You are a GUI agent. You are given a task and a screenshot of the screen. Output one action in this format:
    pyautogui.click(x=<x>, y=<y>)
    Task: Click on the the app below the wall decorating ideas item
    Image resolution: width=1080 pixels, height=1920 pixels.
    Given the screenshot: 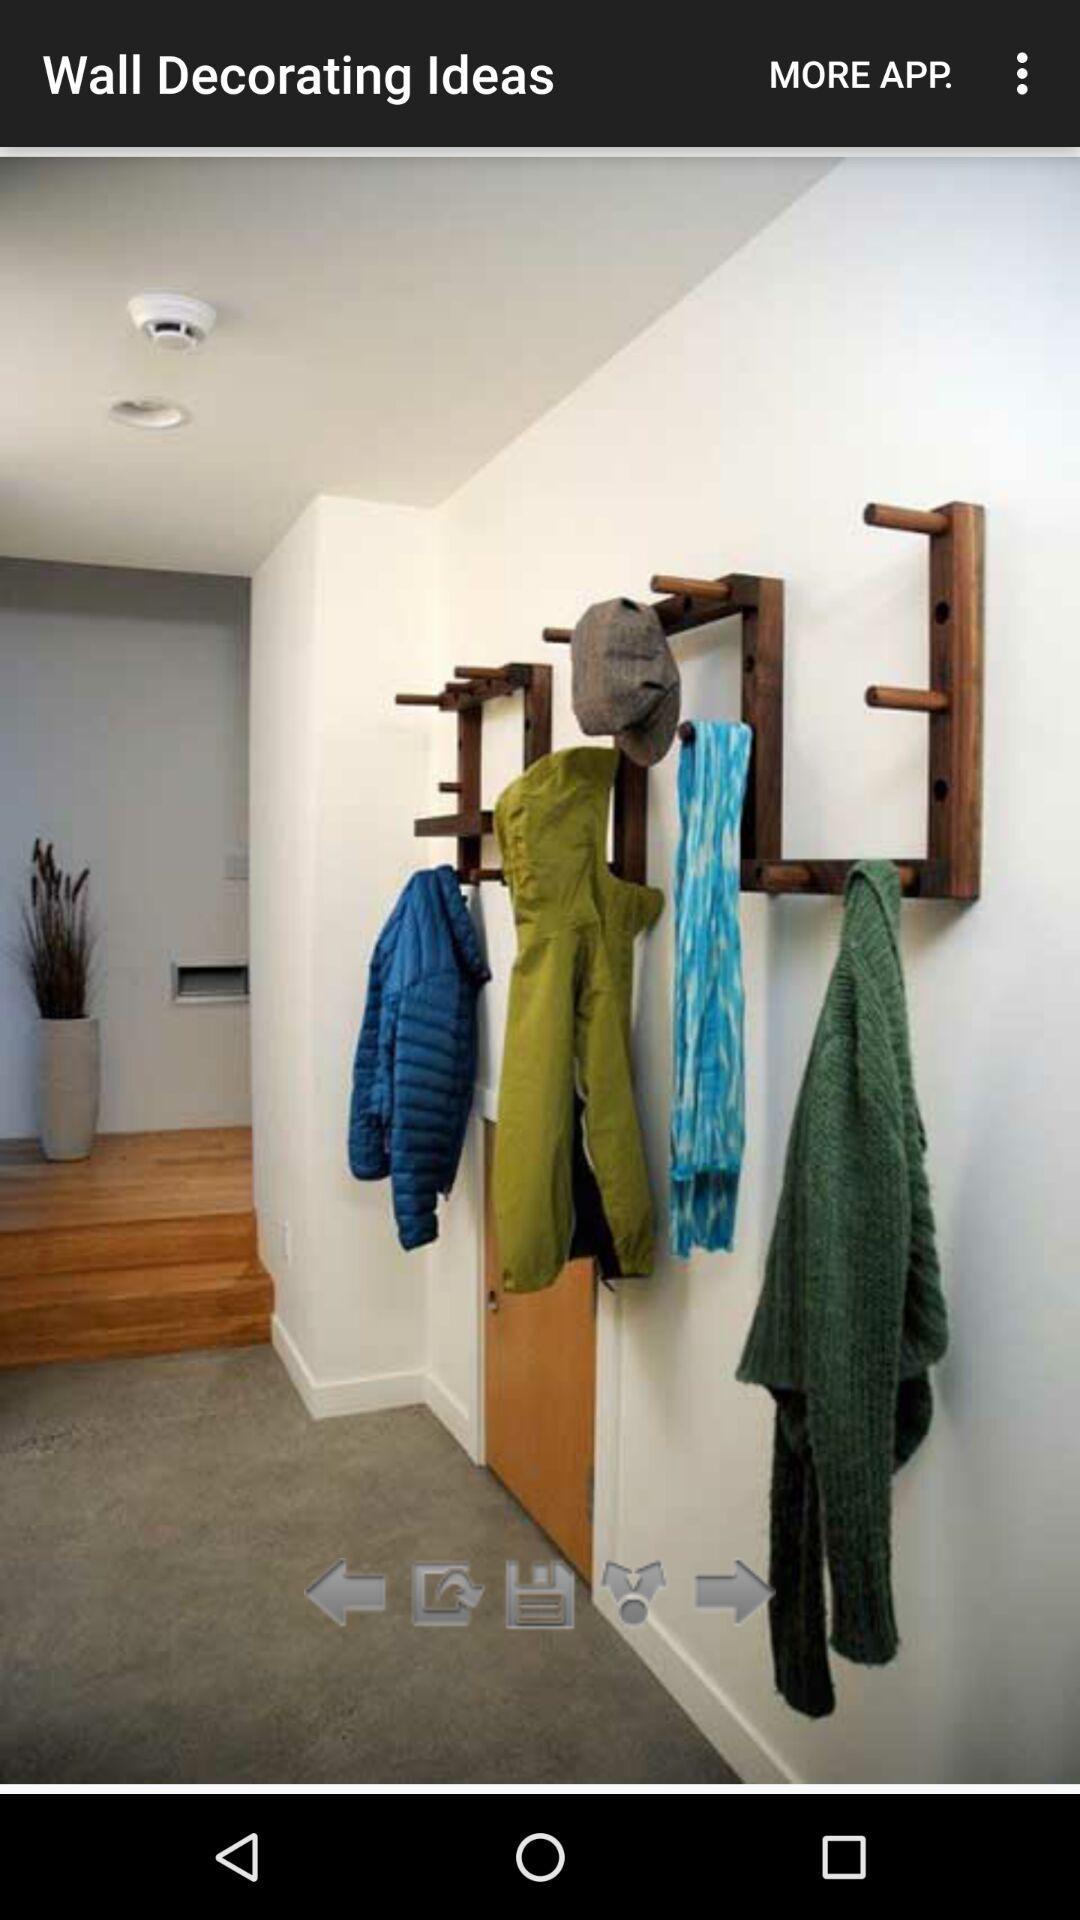 What is the action you would take?
    pyautogui.click(x=540, y=1593)
    